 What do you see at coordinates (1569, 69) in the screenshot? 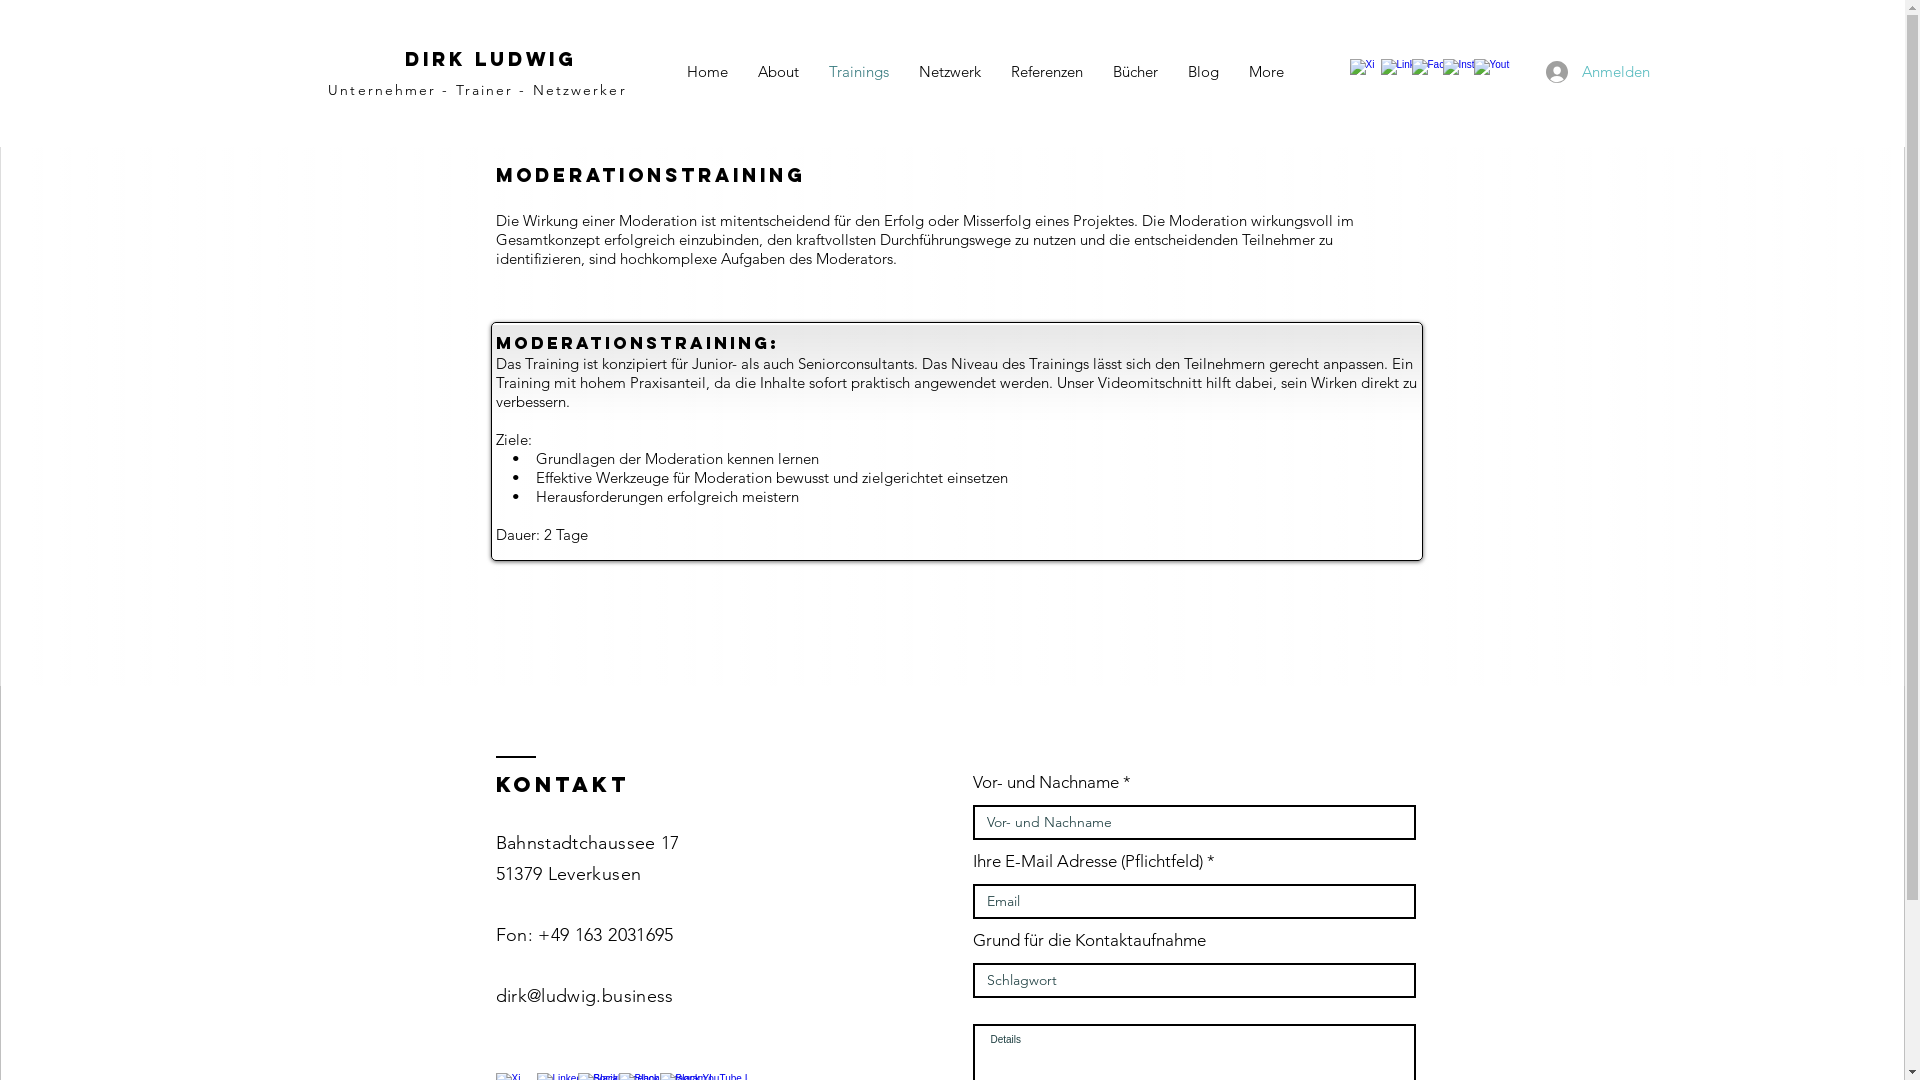
I see `'Anmelden'` at bounding box center [1569, 69].